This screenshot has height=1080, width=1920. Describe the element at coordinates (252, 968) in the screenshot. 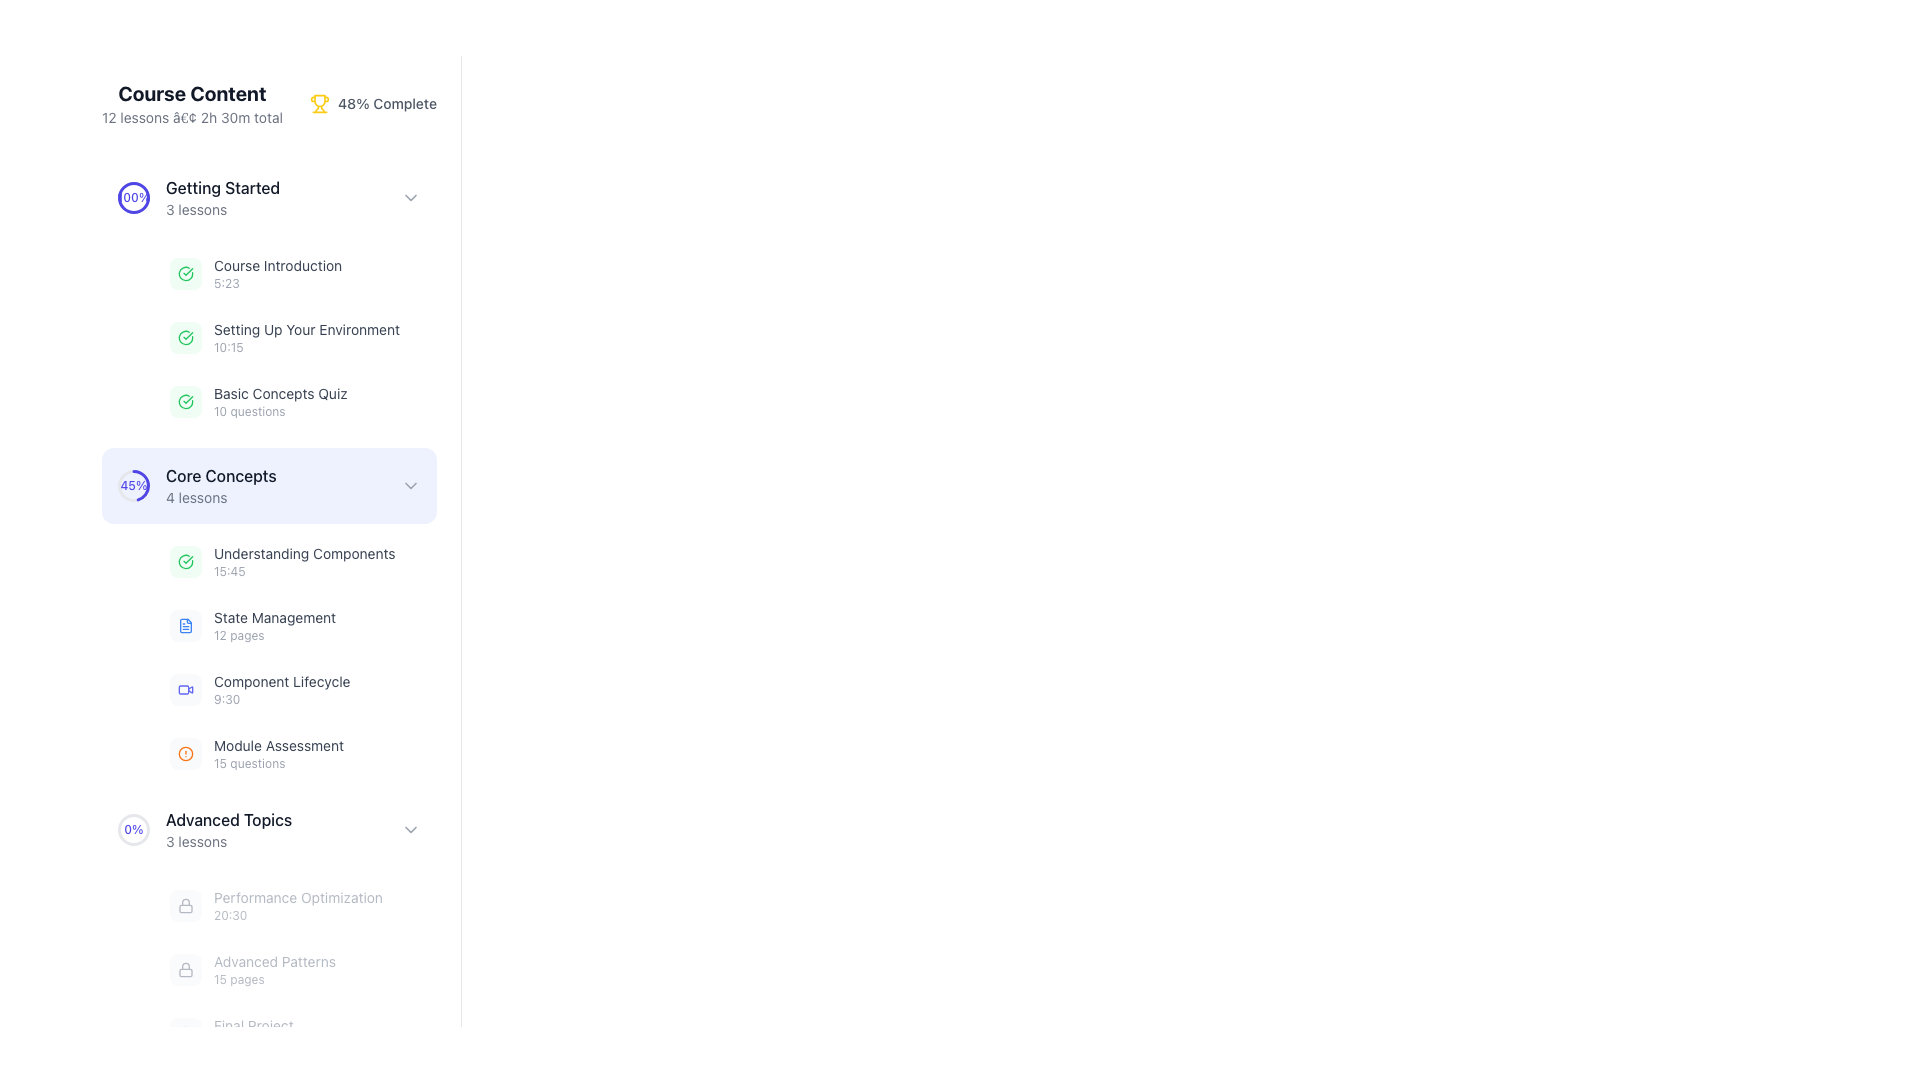

I see `the information of the lesson or topic represented by the List item with a lock icon located in the 'Advanced Topics' section, positioned below 'Performance Optimization' and above 'Final Project'` at that location.